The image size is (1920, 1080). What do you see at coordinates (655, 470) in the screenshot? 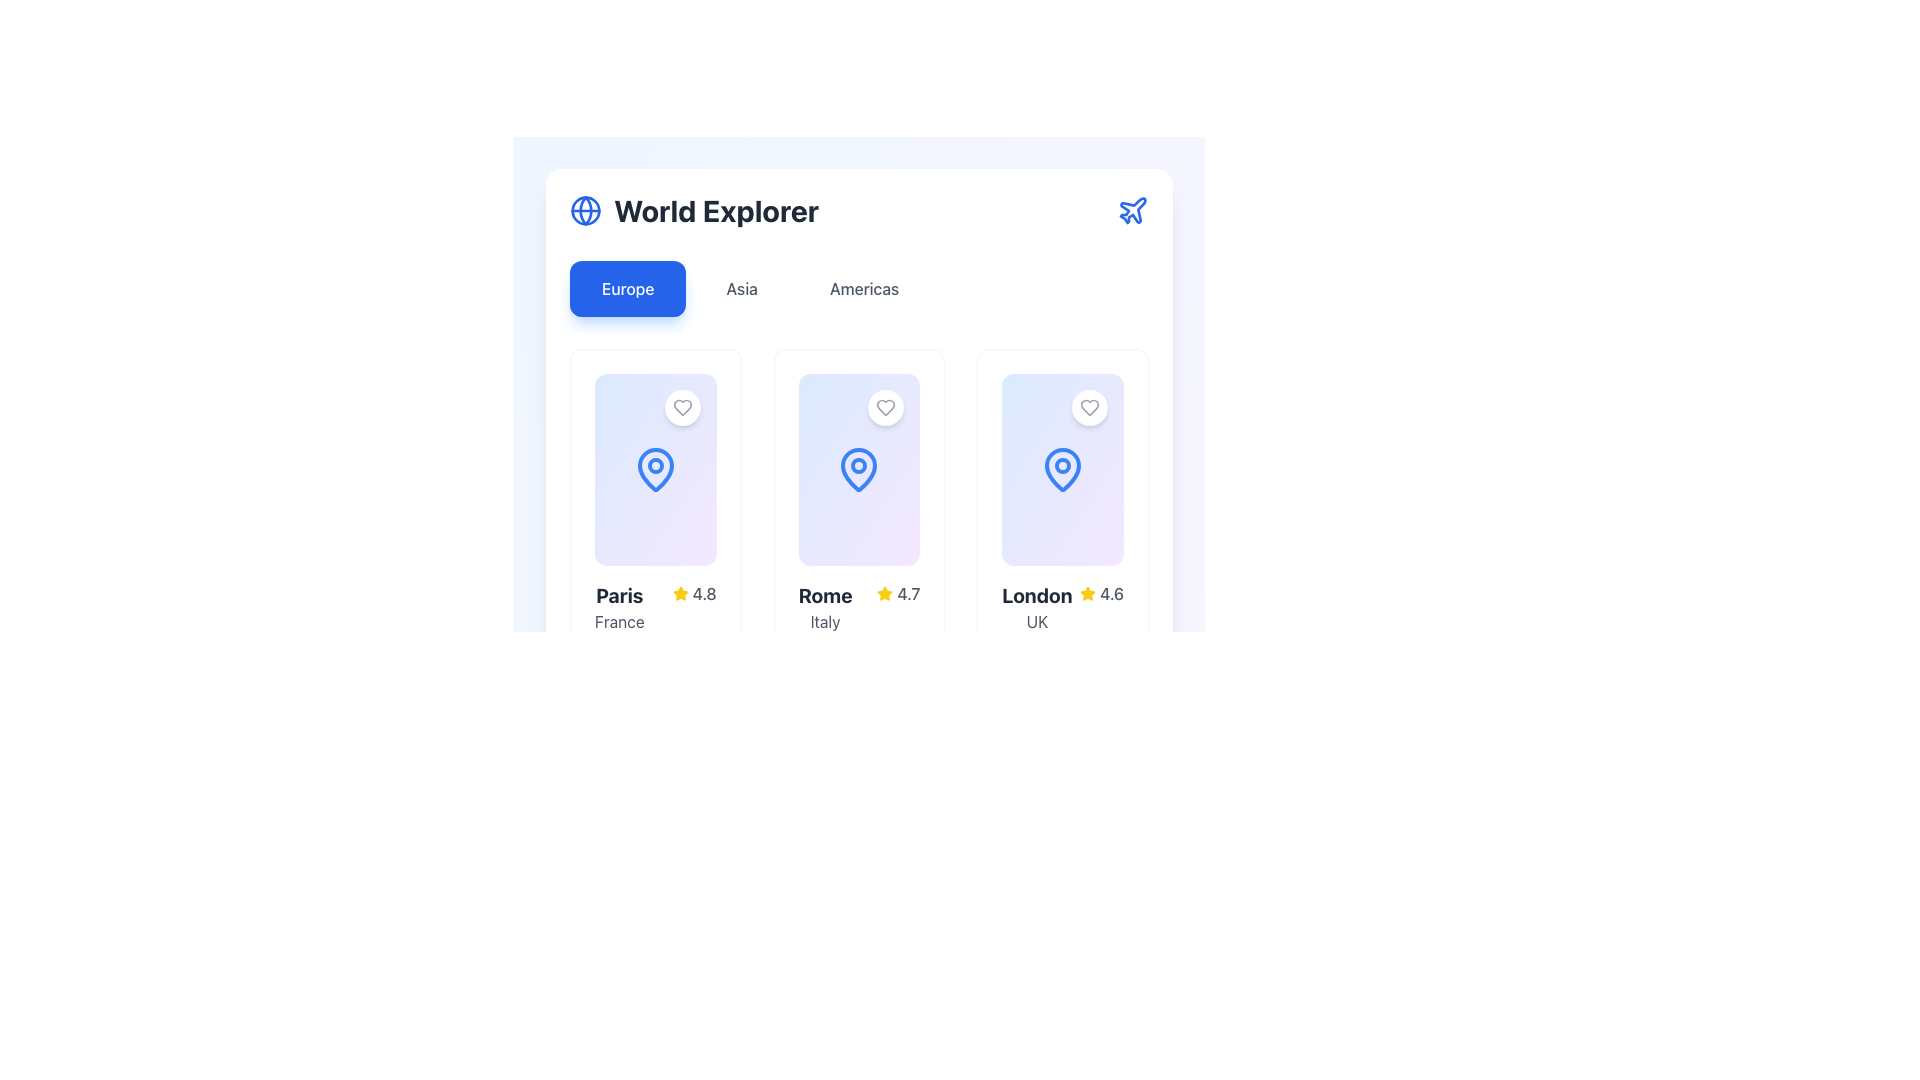
I see `the first Information Card located beneath the Europe tab, which features a pin-shaped icon at its center and a heart icon at the top-right corner` at bounding box center [655, 470].